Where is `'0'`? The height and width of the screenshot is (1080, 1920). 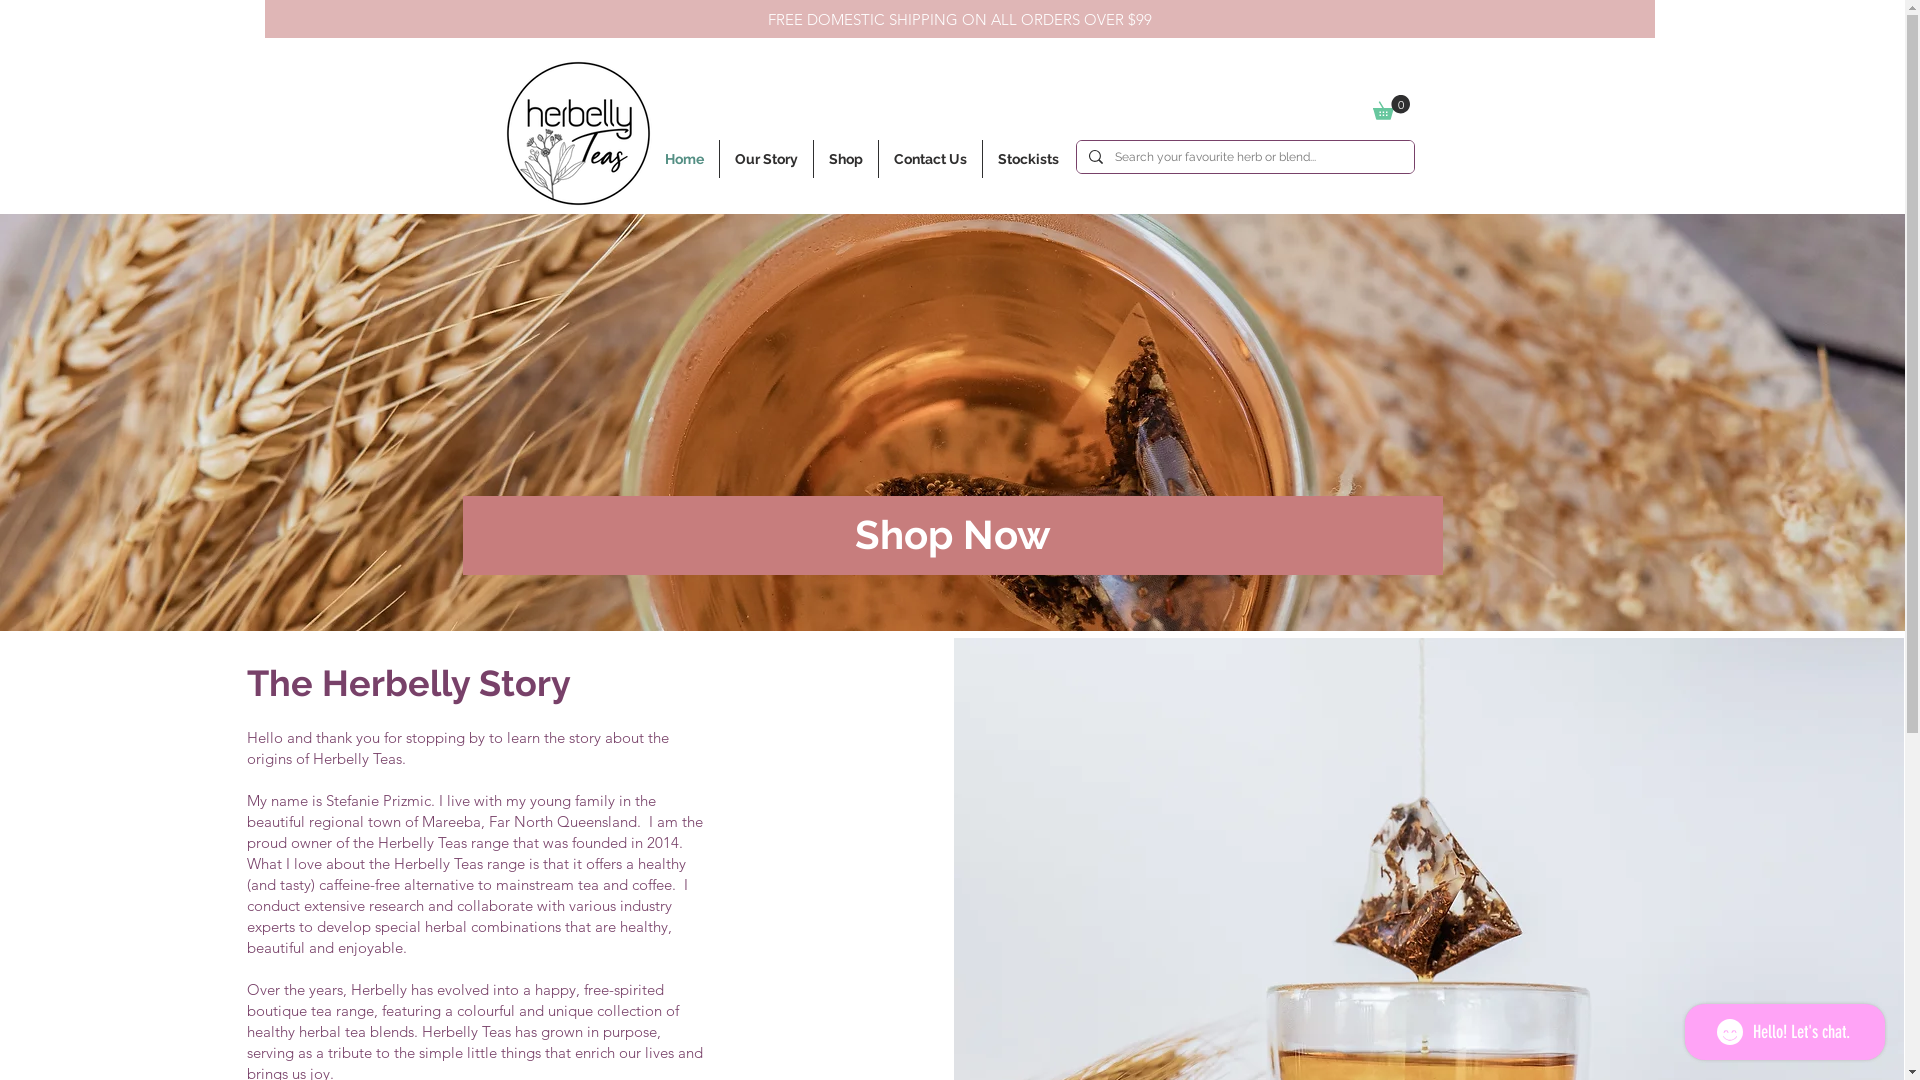
'0' is located at coordinates (1371, 107).